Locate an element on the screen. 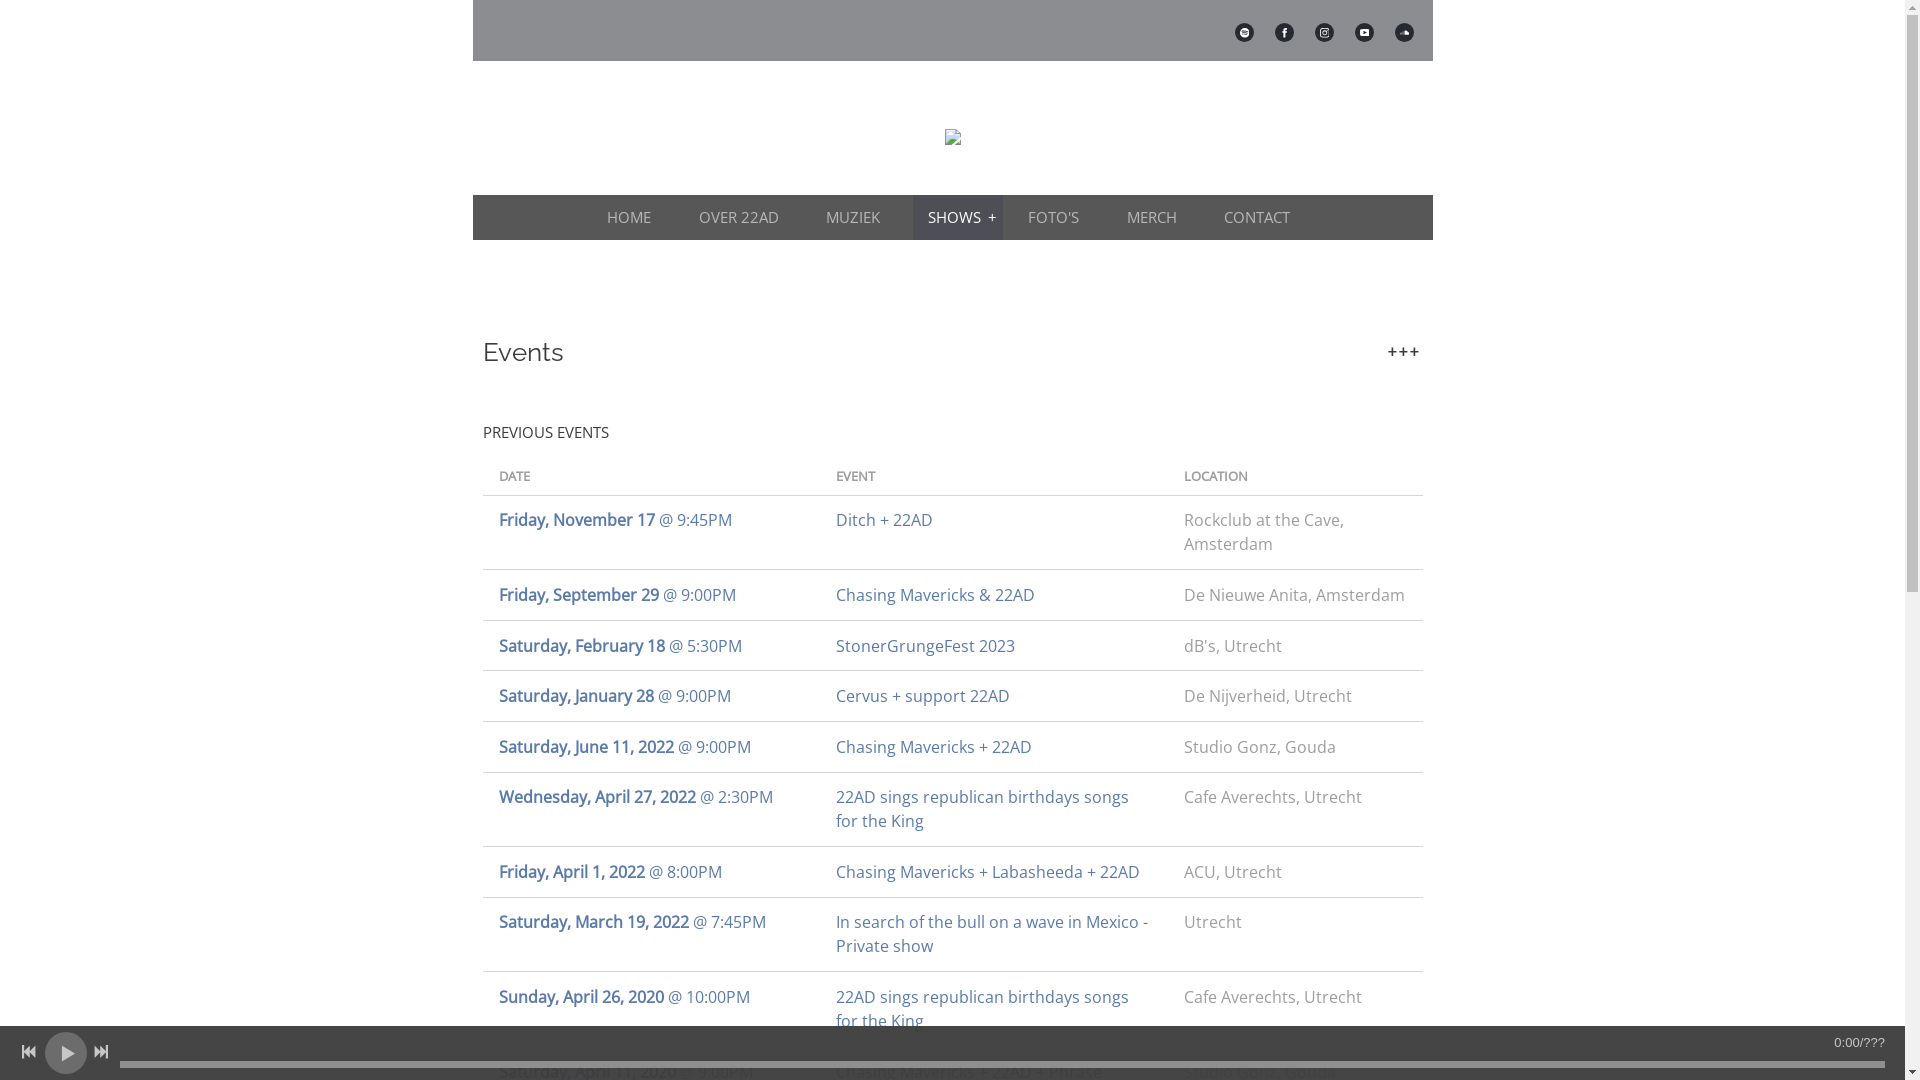 Image resolution: width=1920 pixels, height=1080 pixels. 'In search of the bull on a wave in Mexico - Private show' is located at coordinates (994, 933).